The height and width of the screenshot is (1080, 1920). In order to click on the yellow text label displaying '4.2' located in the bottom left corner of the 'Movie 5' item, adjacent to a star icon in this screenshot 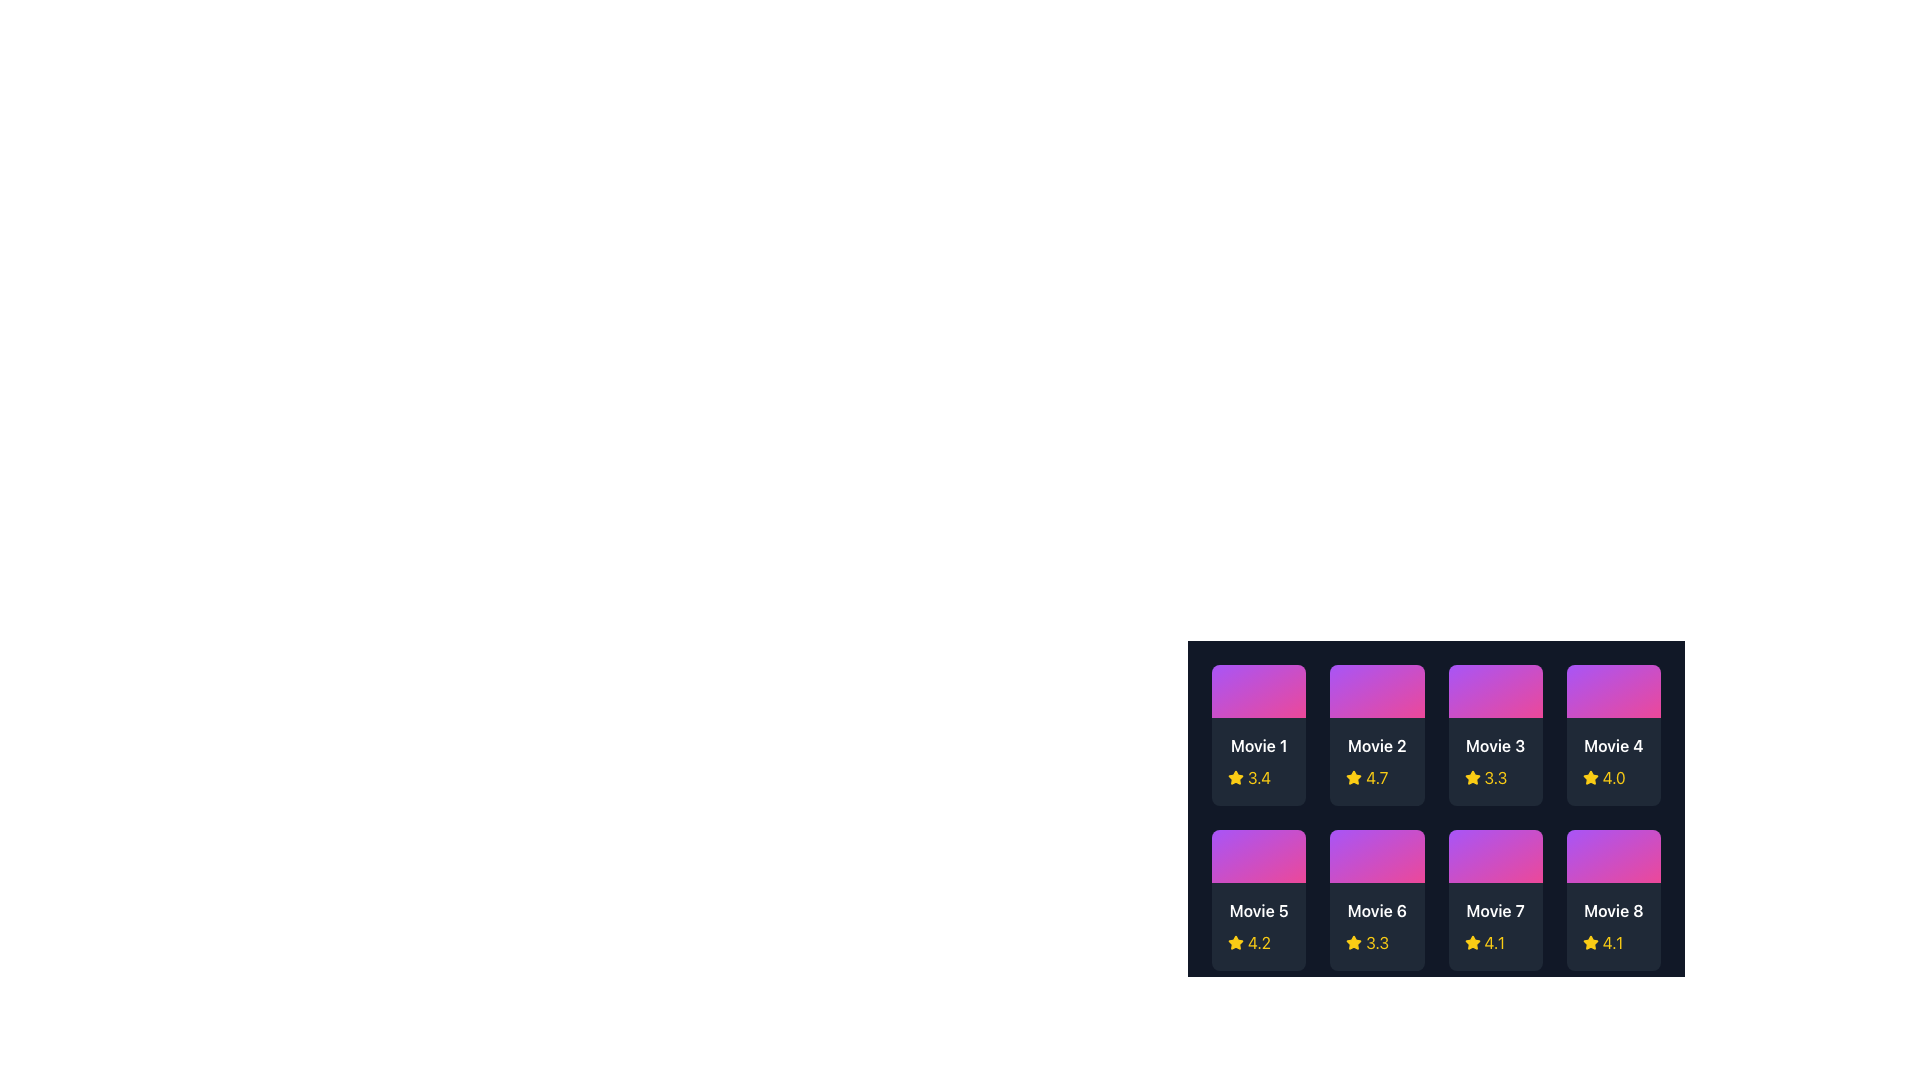, I will do `click(1258, 943)`.